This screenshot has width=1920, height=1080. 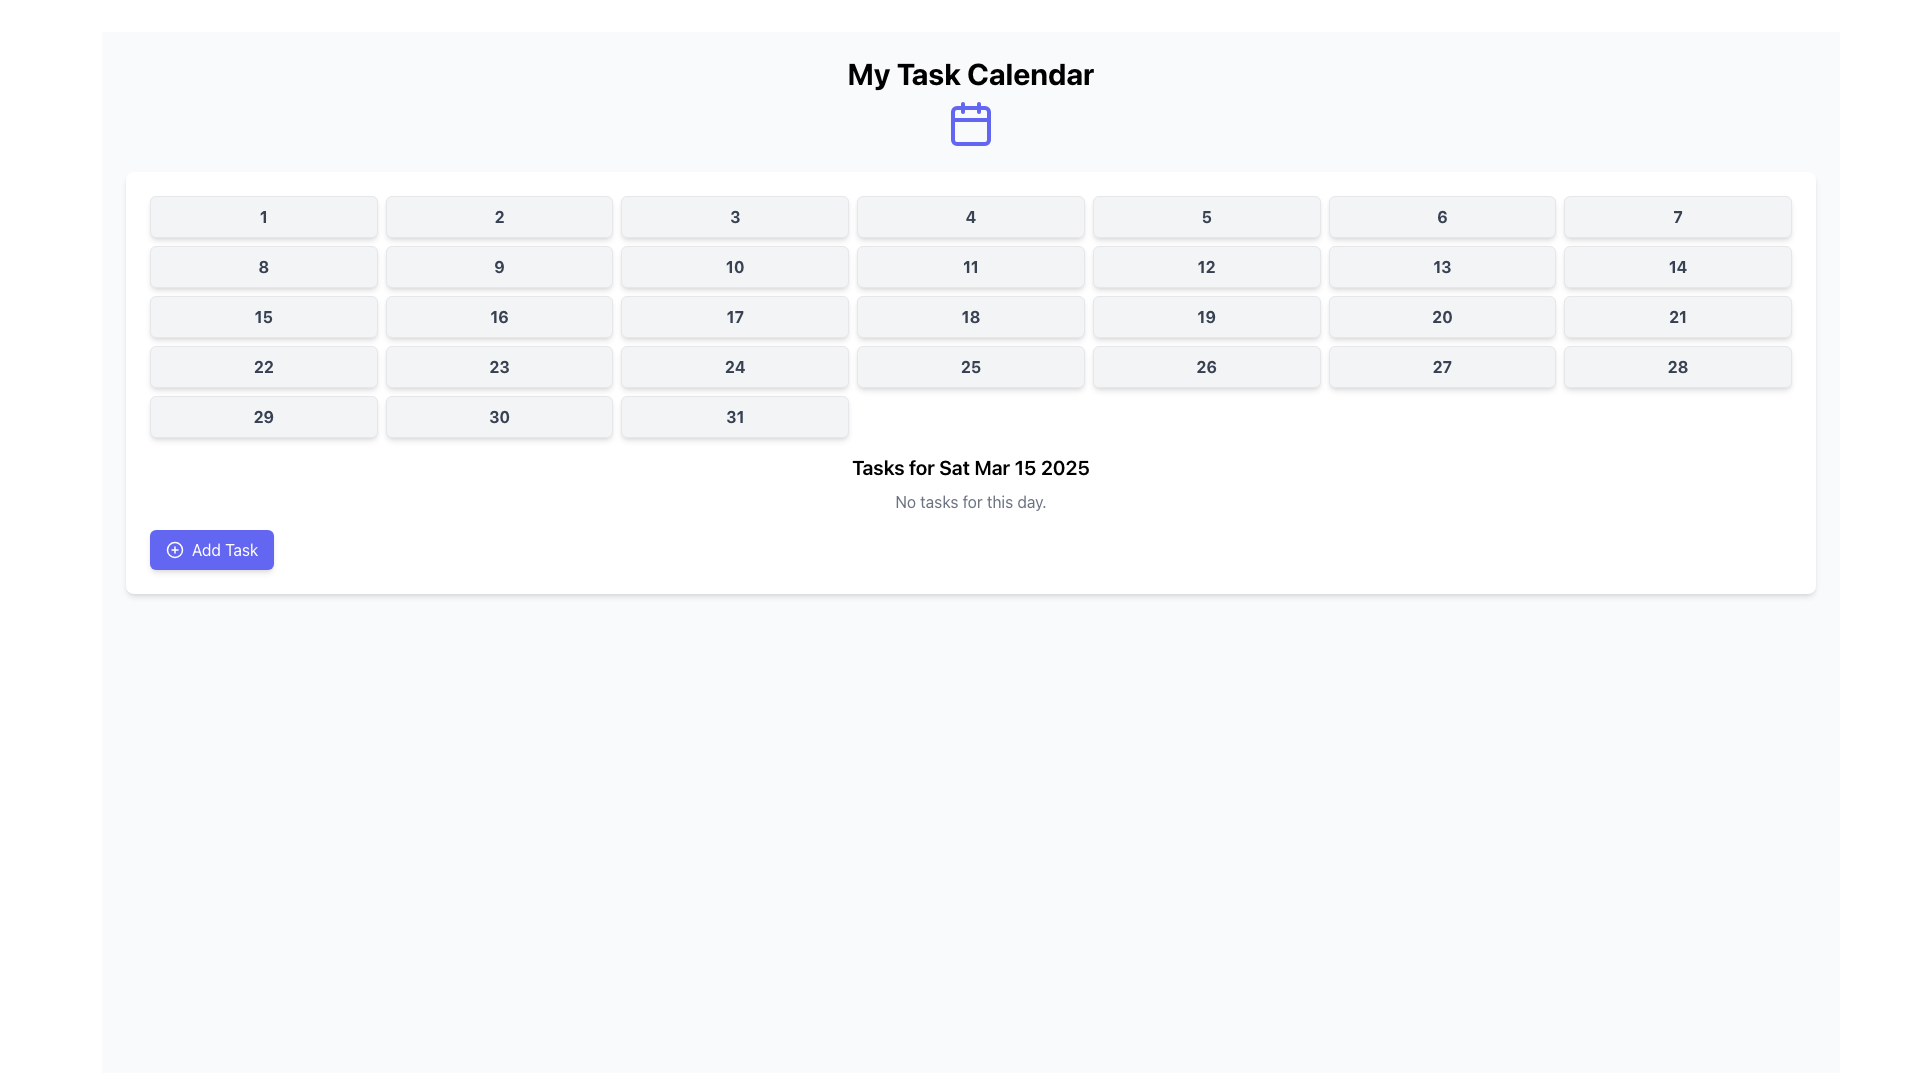 What do you see at coordinates (734, 415) in the screenshot?
I see `the button representing the 31st date in the calendar interface` at bounding box center [734, 415].